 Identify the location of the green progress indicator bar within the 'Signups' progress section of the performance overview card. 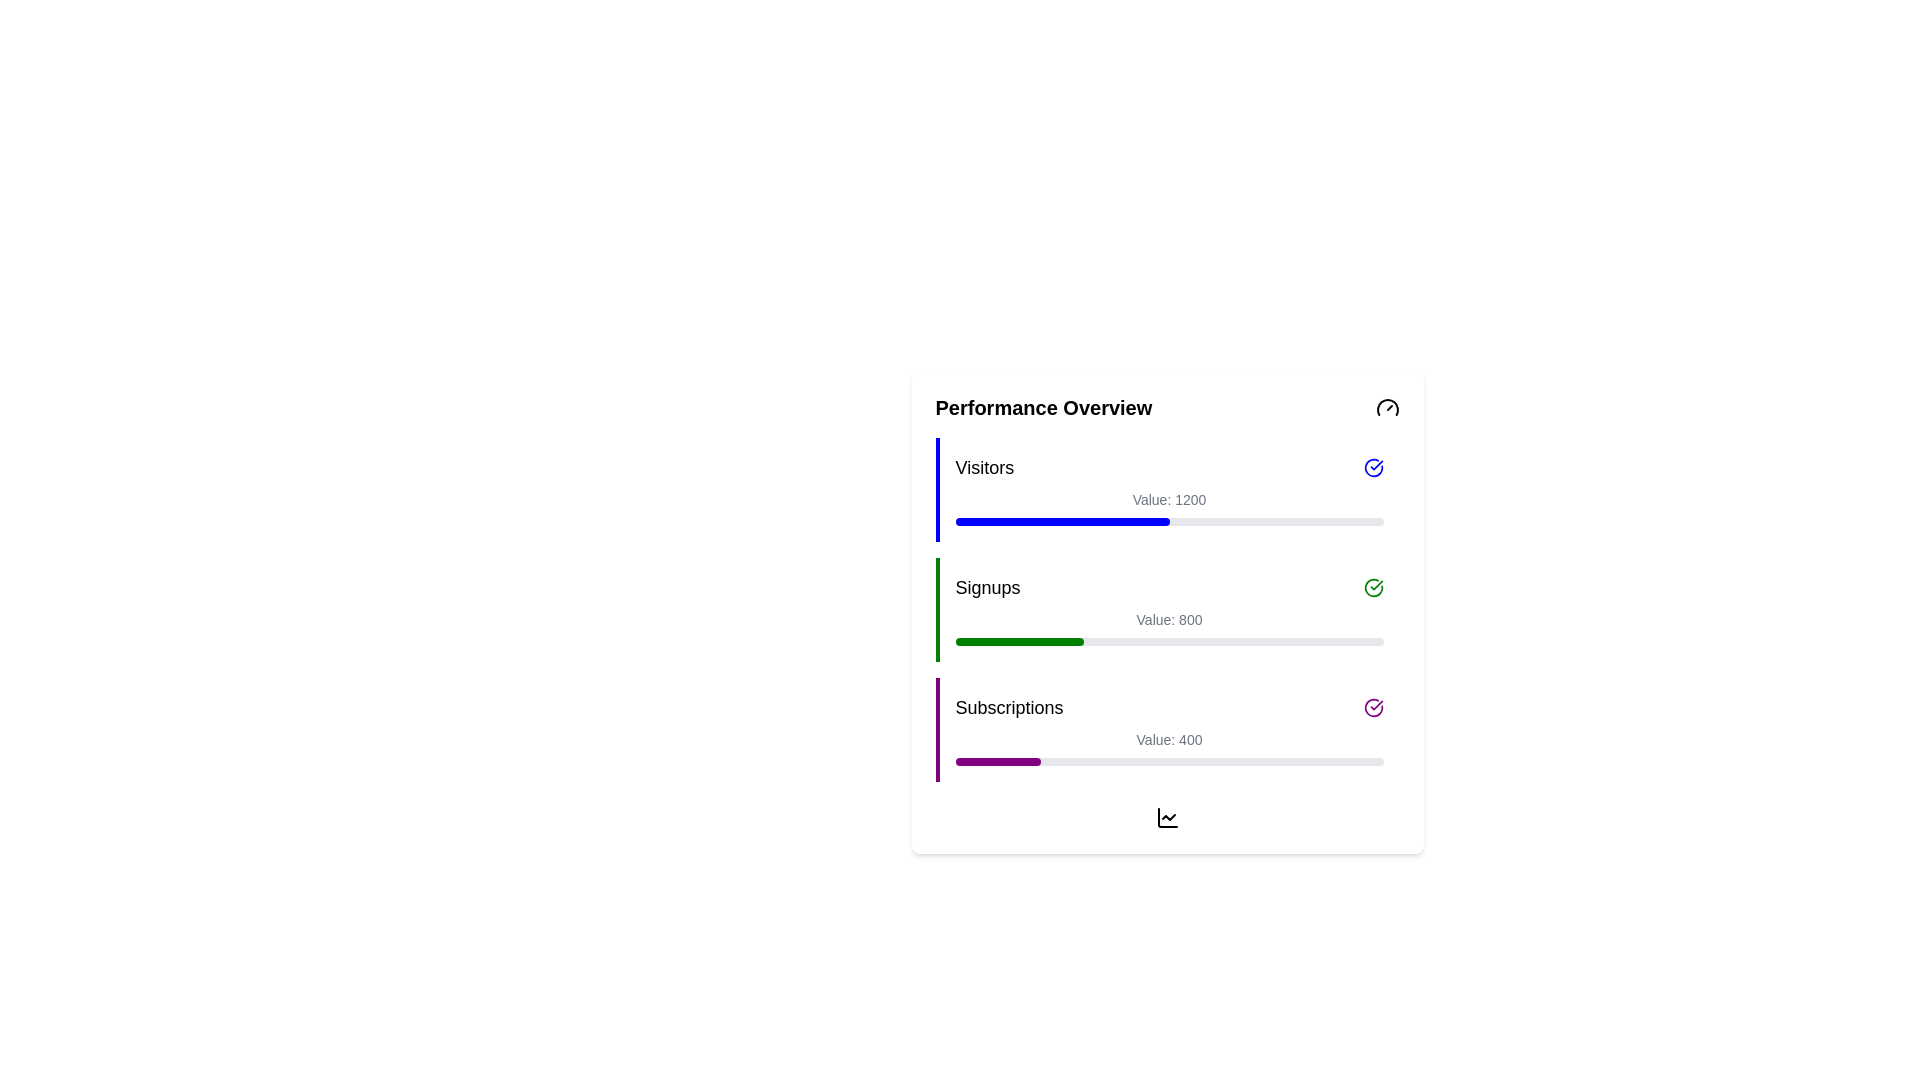
(1019, 641).